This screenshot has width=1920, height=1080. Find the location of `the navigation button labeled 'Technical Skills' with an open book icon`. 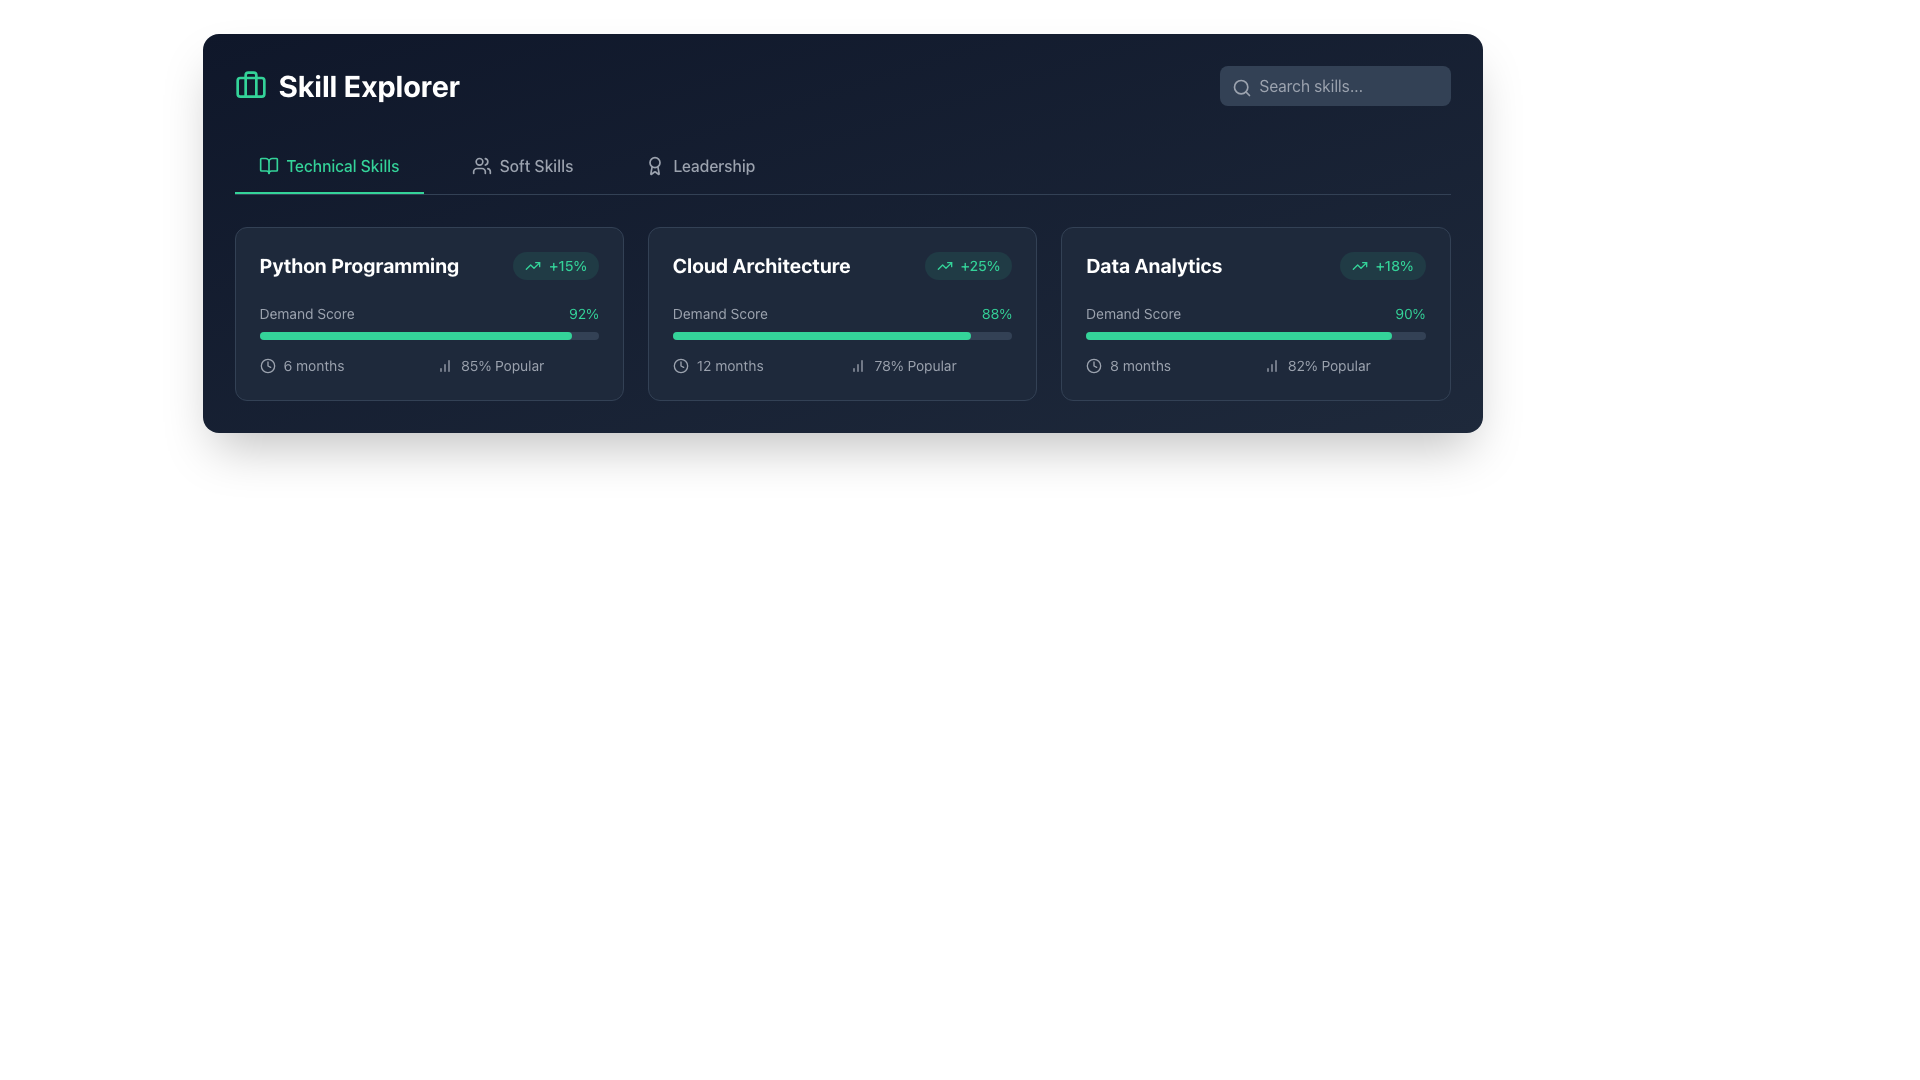

the navigation button labeled 'Technical Skills' with an open book icon is located at coordinates (329, 164).